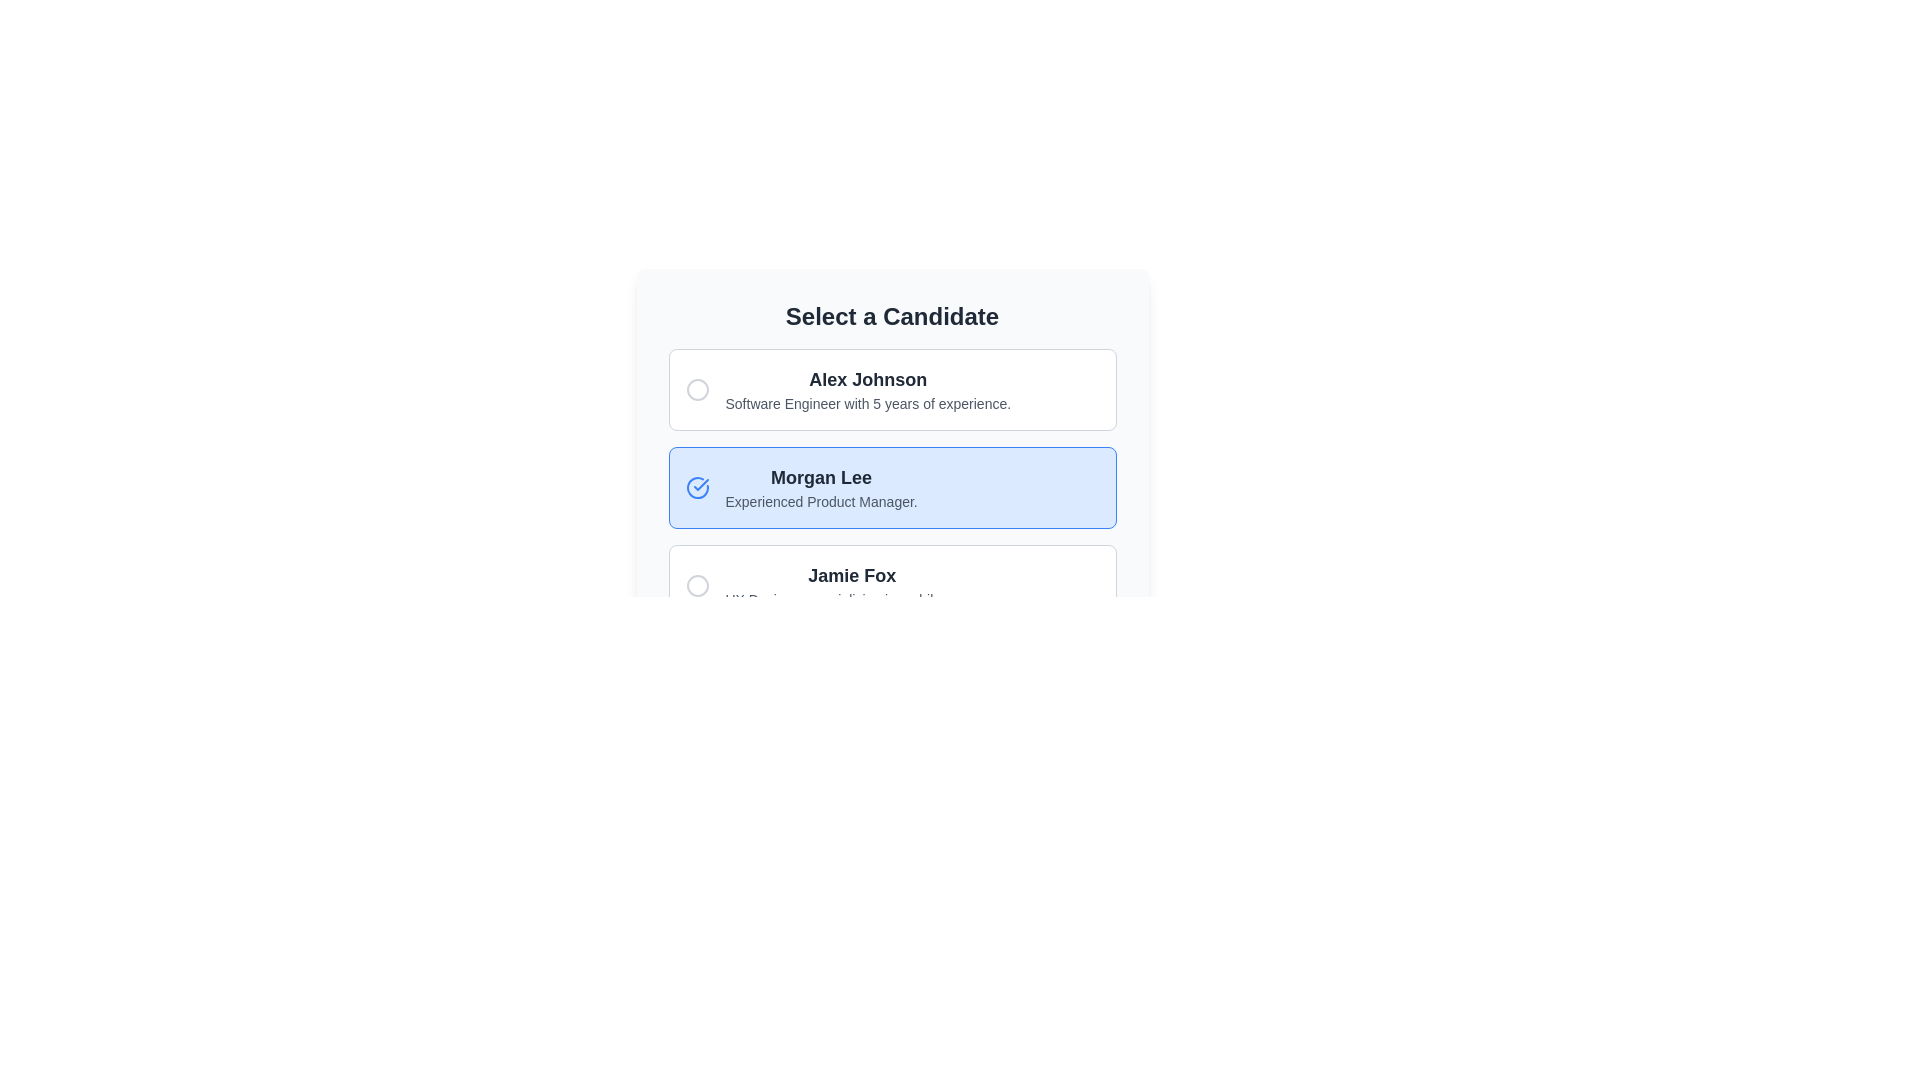 The height and width of the screenshot is (1080, 1920). Describe the element at coordinates (697, 488) in the screenshot. I see `the highlighting effect of the stylized 'check-circle' graphic indicating that 'Morgan Lee' is selected` at that location.